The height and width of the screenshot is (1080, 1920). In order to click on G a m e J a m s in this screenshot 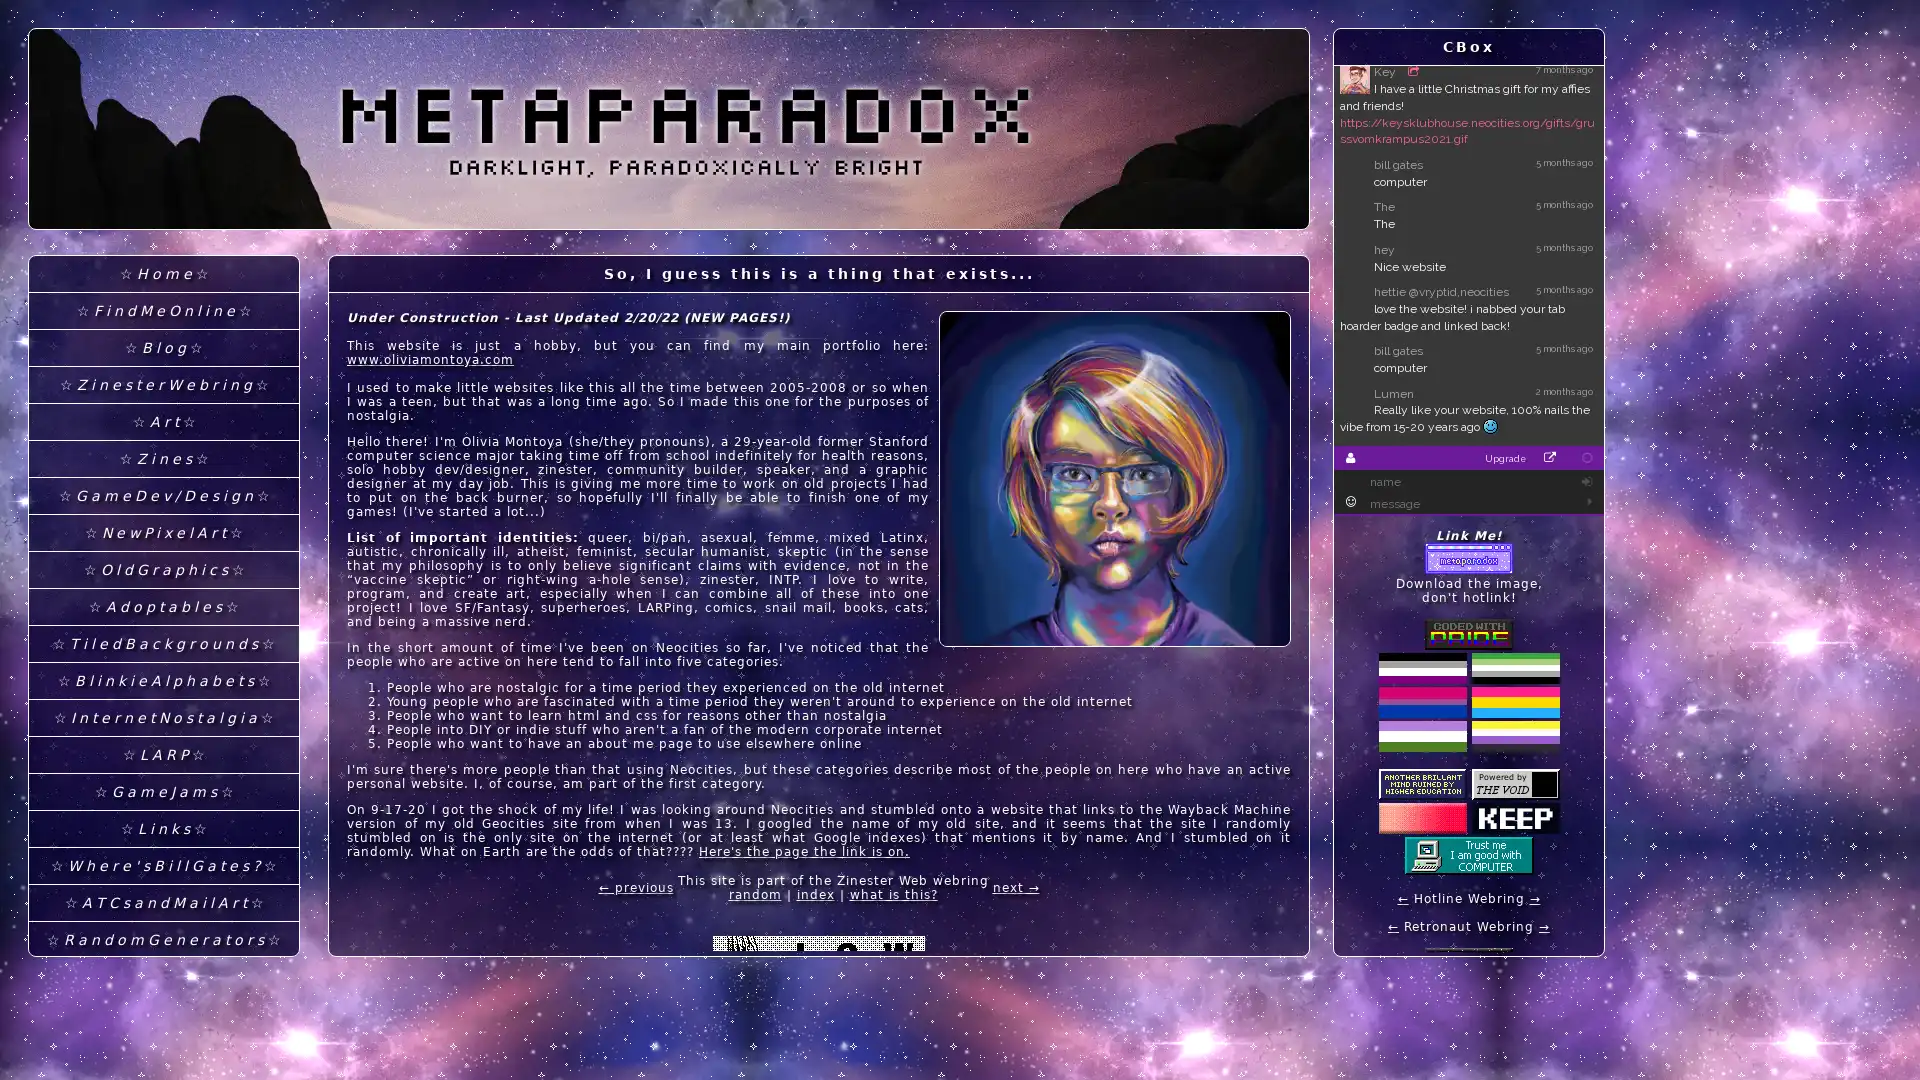, I will do `click(163, 791)`.